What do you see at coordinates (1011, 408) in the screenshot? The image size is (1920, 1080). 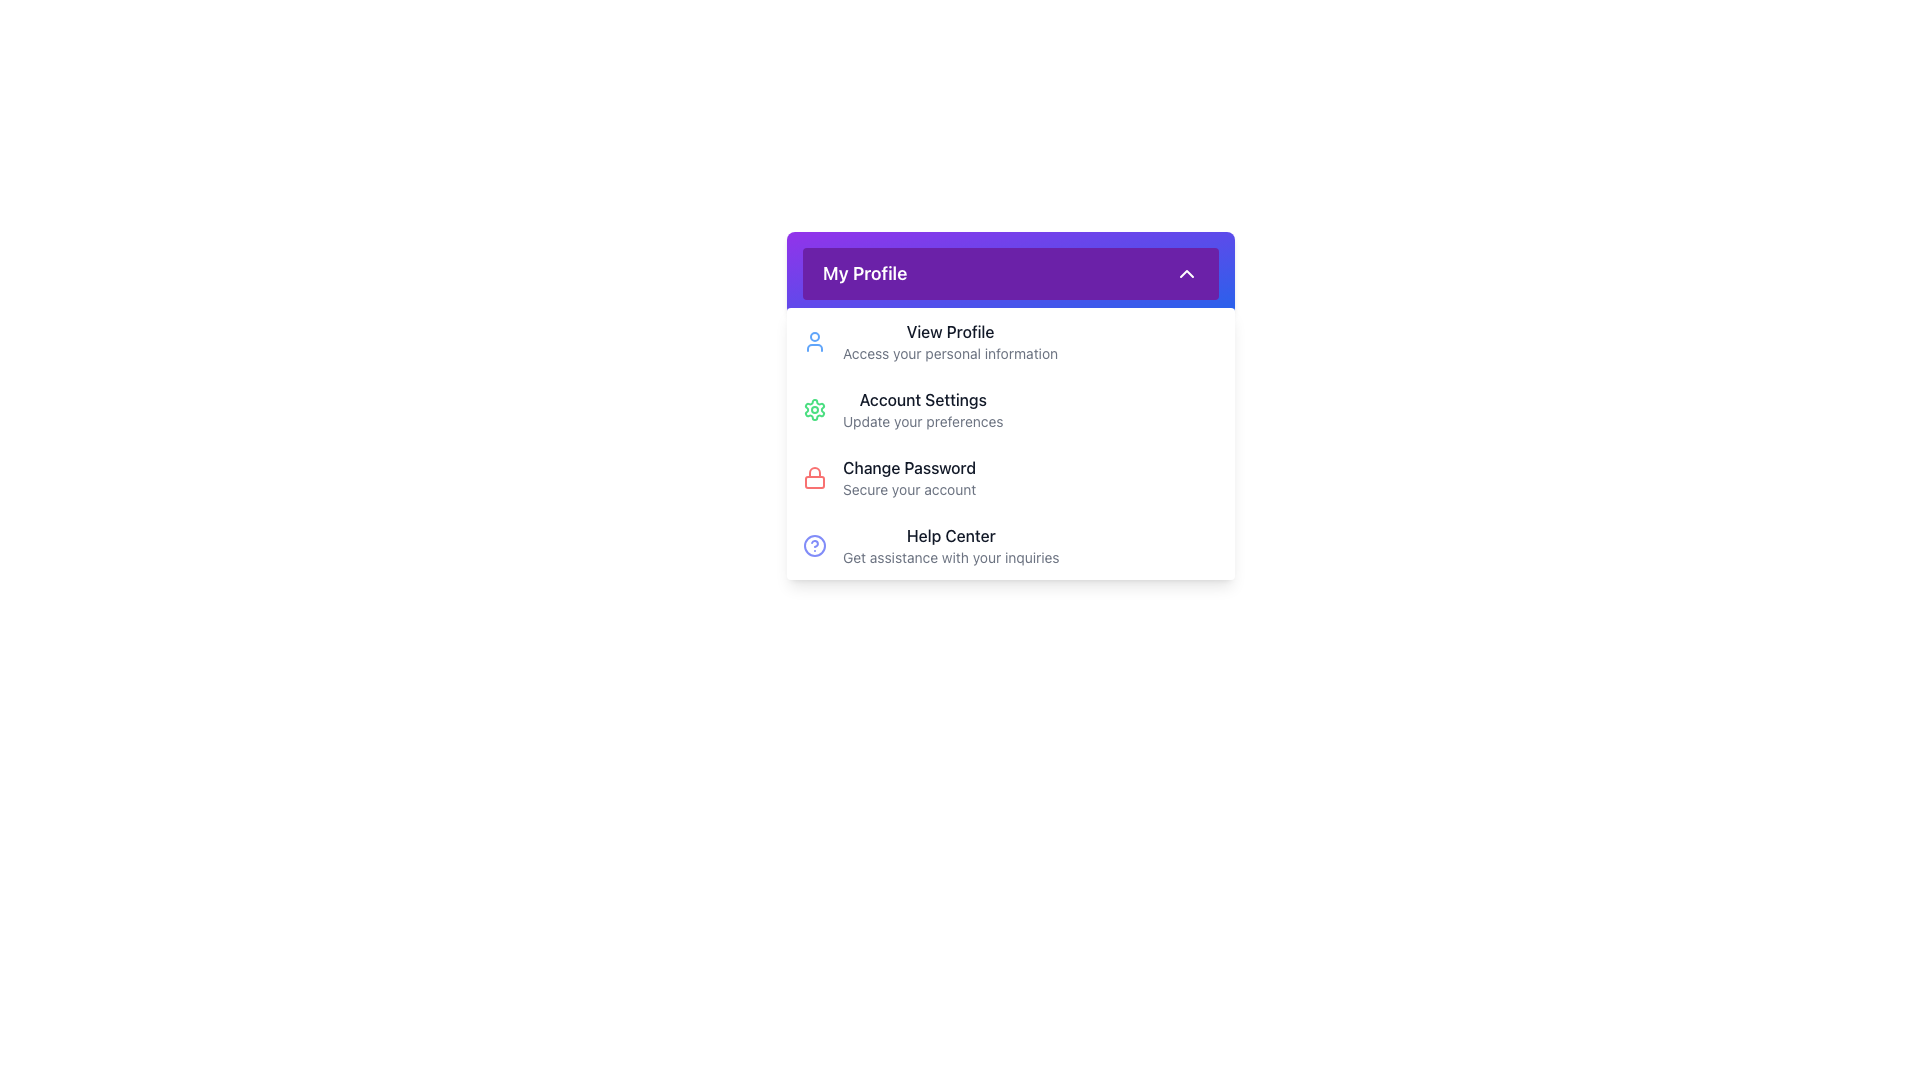 I see `the 'Account Settings' button, which is the second item in the 'My Profile' dropdown menu` at bounding box center [1011, 408].